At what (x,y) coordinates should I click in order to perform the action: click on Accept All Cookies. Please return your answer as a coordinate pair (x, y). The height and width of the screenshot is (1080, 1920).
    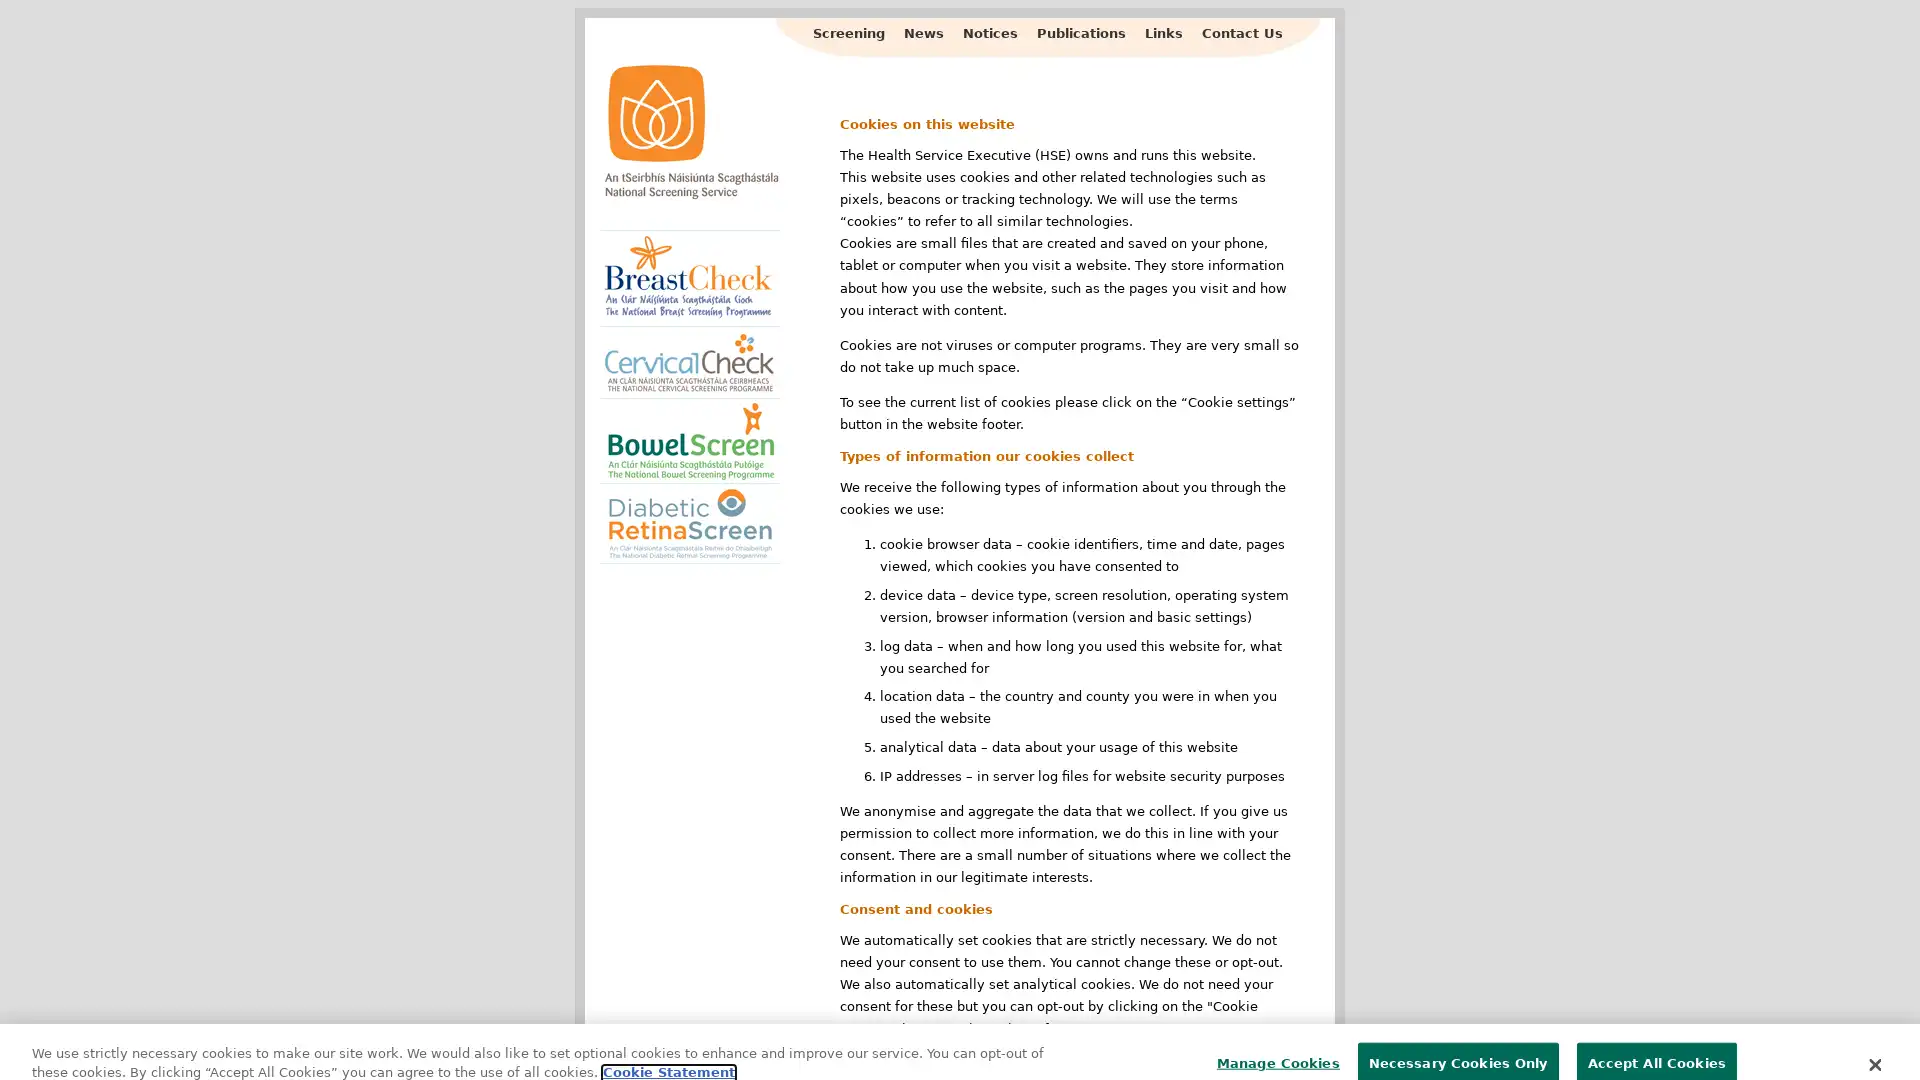
    Looking at the image, I should click on (1656, 1036).